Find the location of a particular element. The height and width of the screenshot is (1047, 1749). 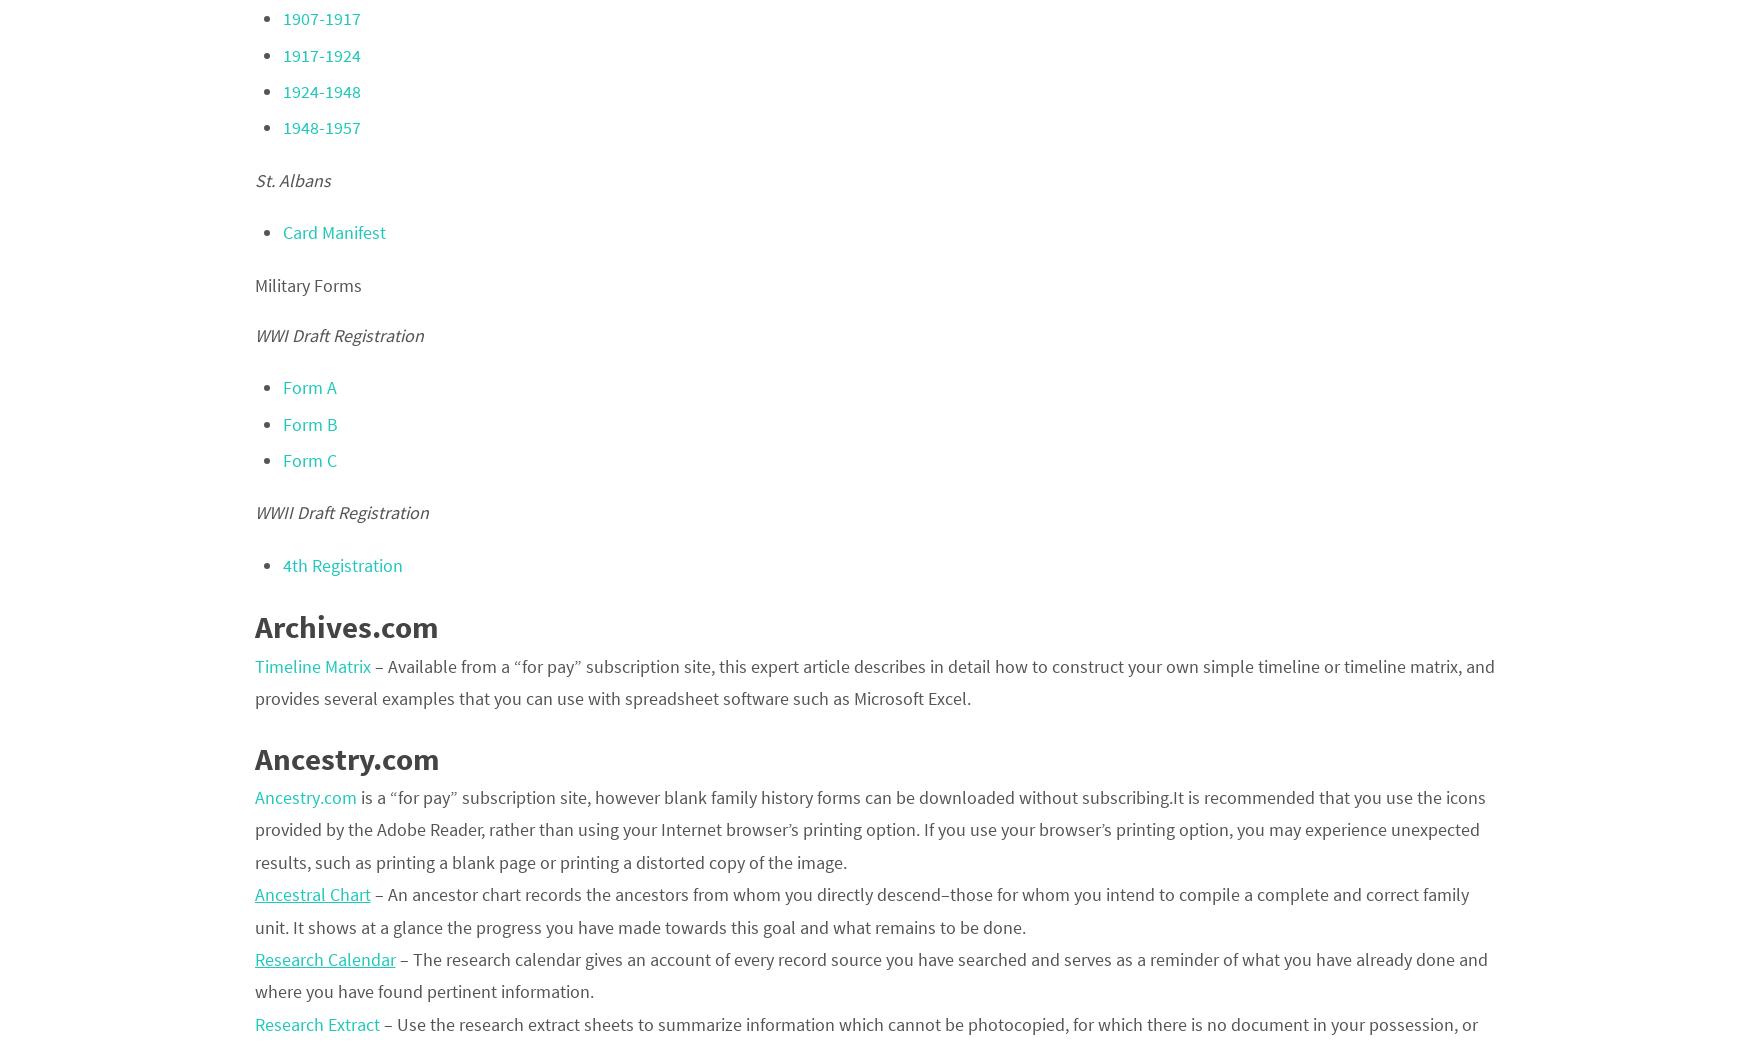

'Military Forms' is located at coordinates (306, 284).